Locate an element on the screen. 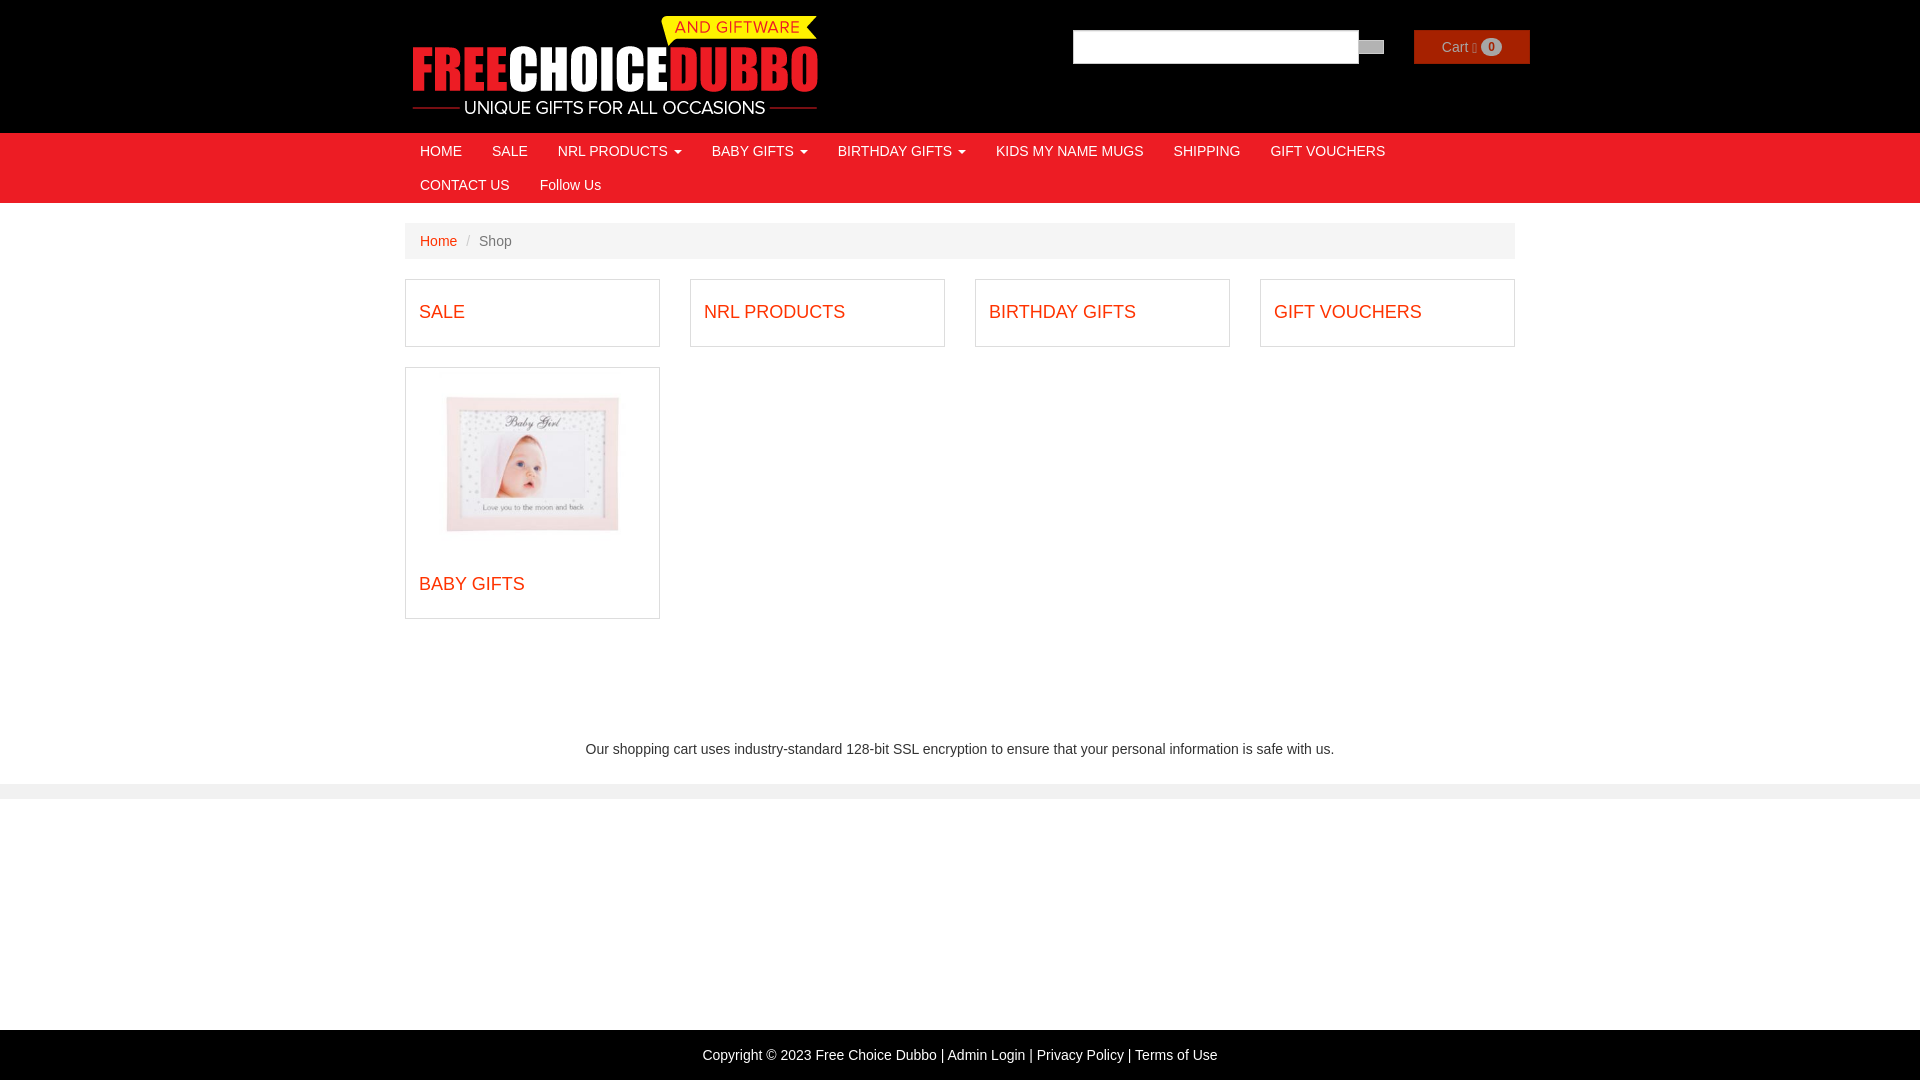 The image size is (1920, 1080). 'CONTACT US' is located at coordinates (464, 185).